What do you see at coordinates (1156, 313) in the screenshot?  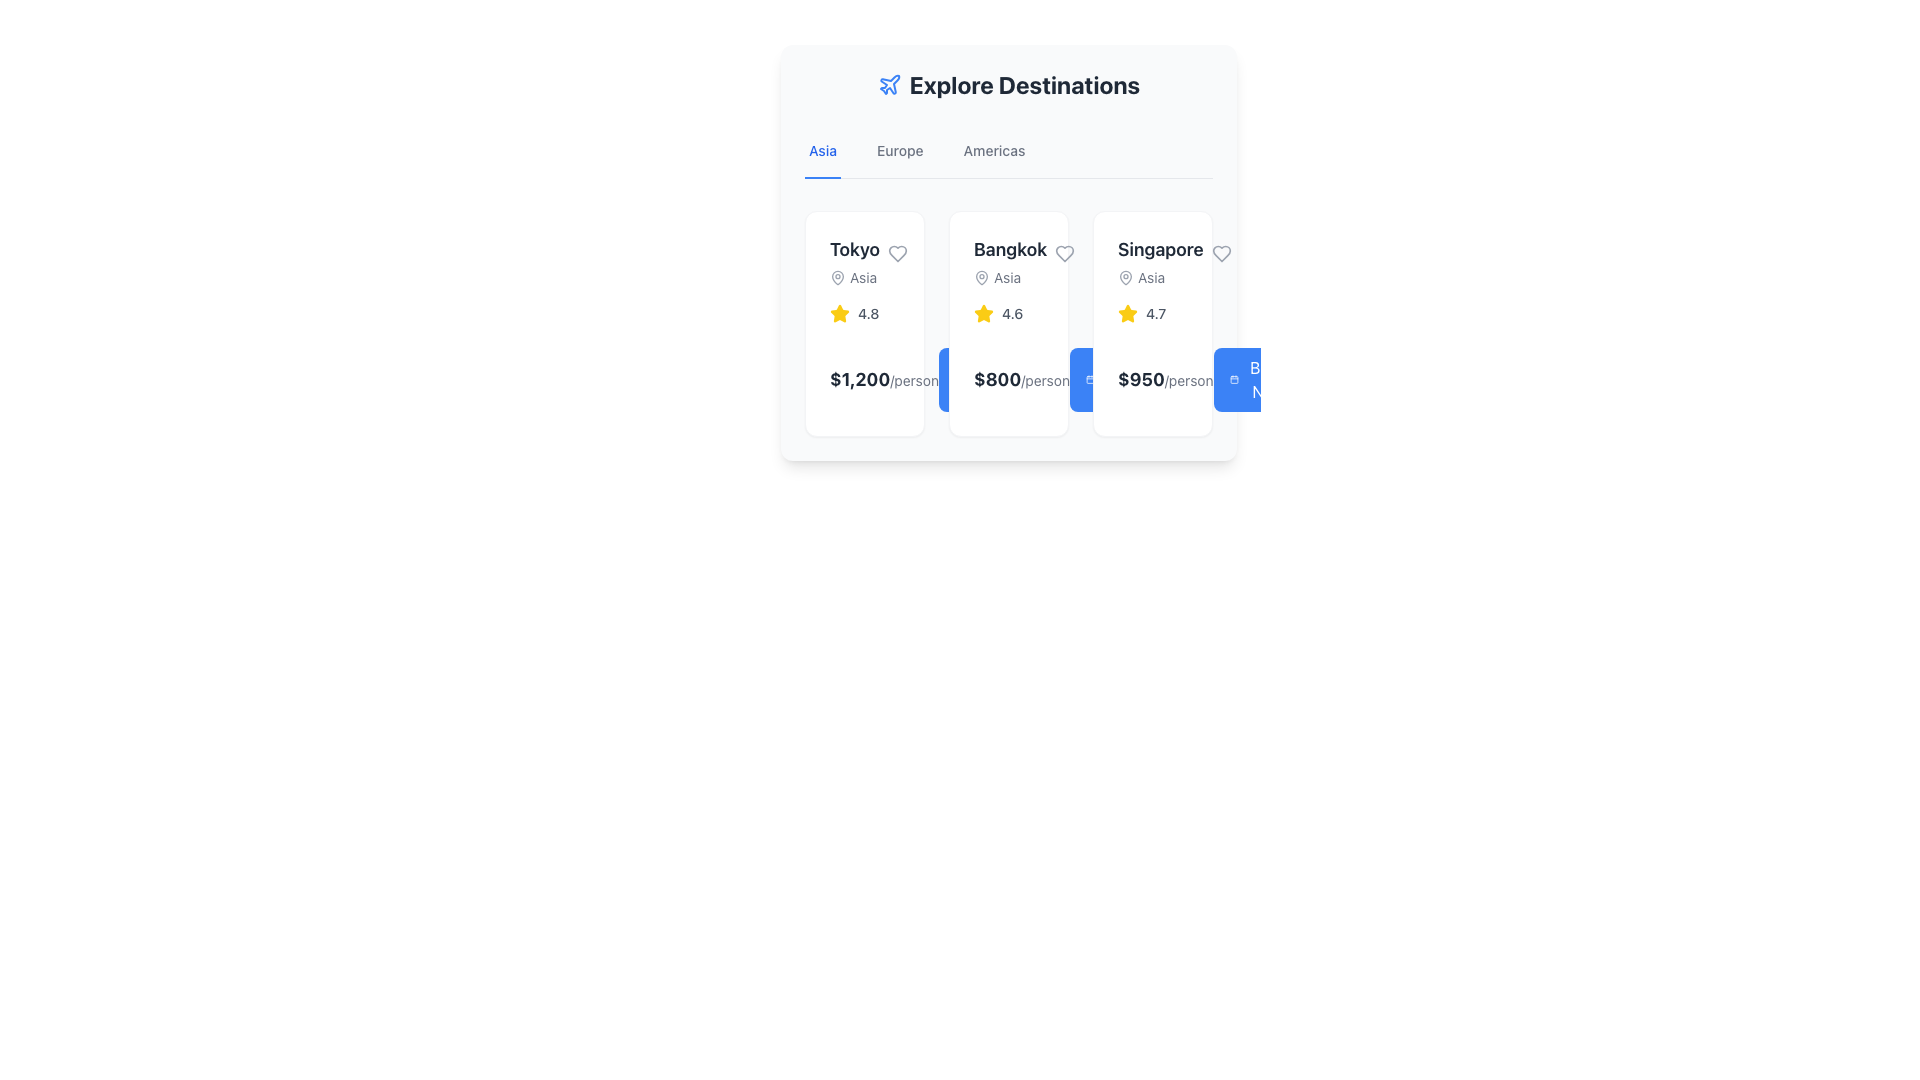 I see `numerical rating text associated with the destination in the bottom section of the card labeled 'Singapore', which is positioned to the right of a yellow star icon` at bounding box center [1156, 313].